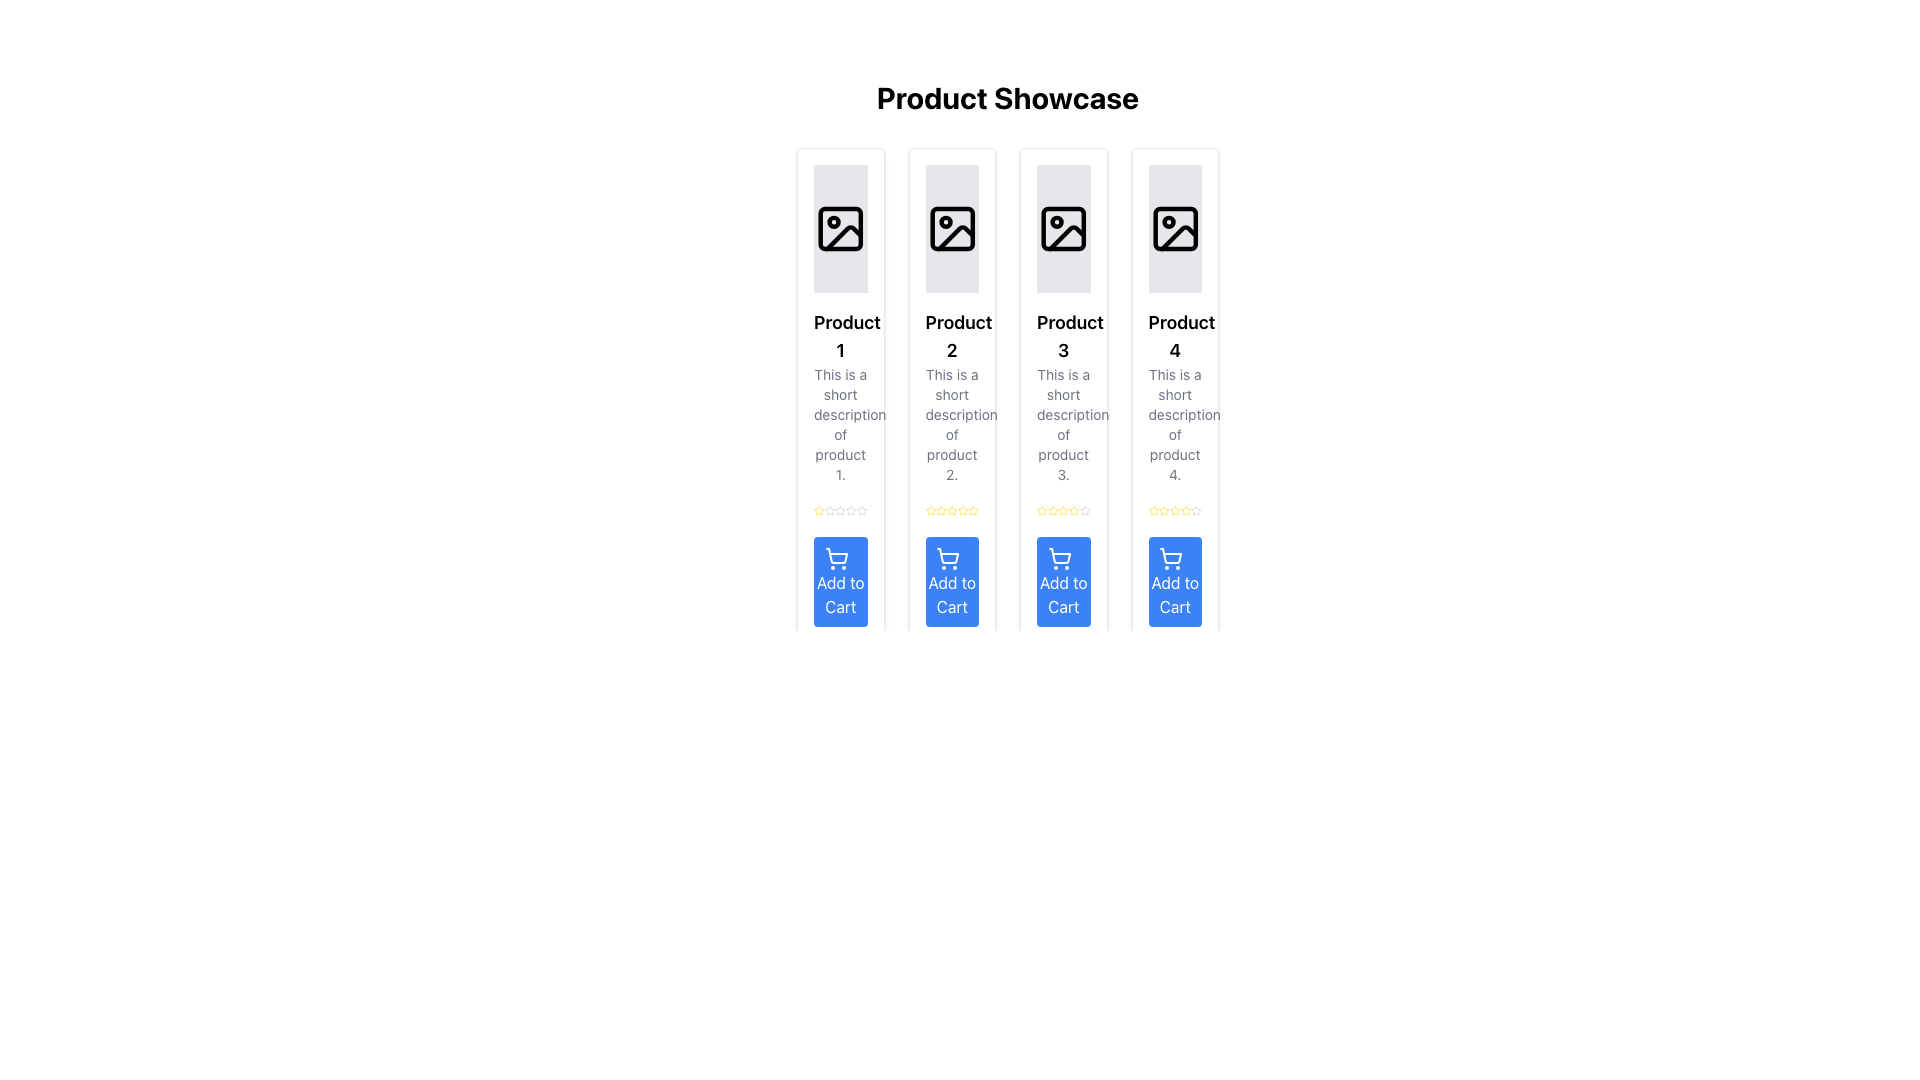 The height and width of the screenshot is (1080, 1920). What do you see at coordinates (1062, 227) in the screenshot?
I see `the small rectangular Graphic placeholder located in the top-left corner of the image placeholder for 'Product 3'` at bounding box center [1062, 227].